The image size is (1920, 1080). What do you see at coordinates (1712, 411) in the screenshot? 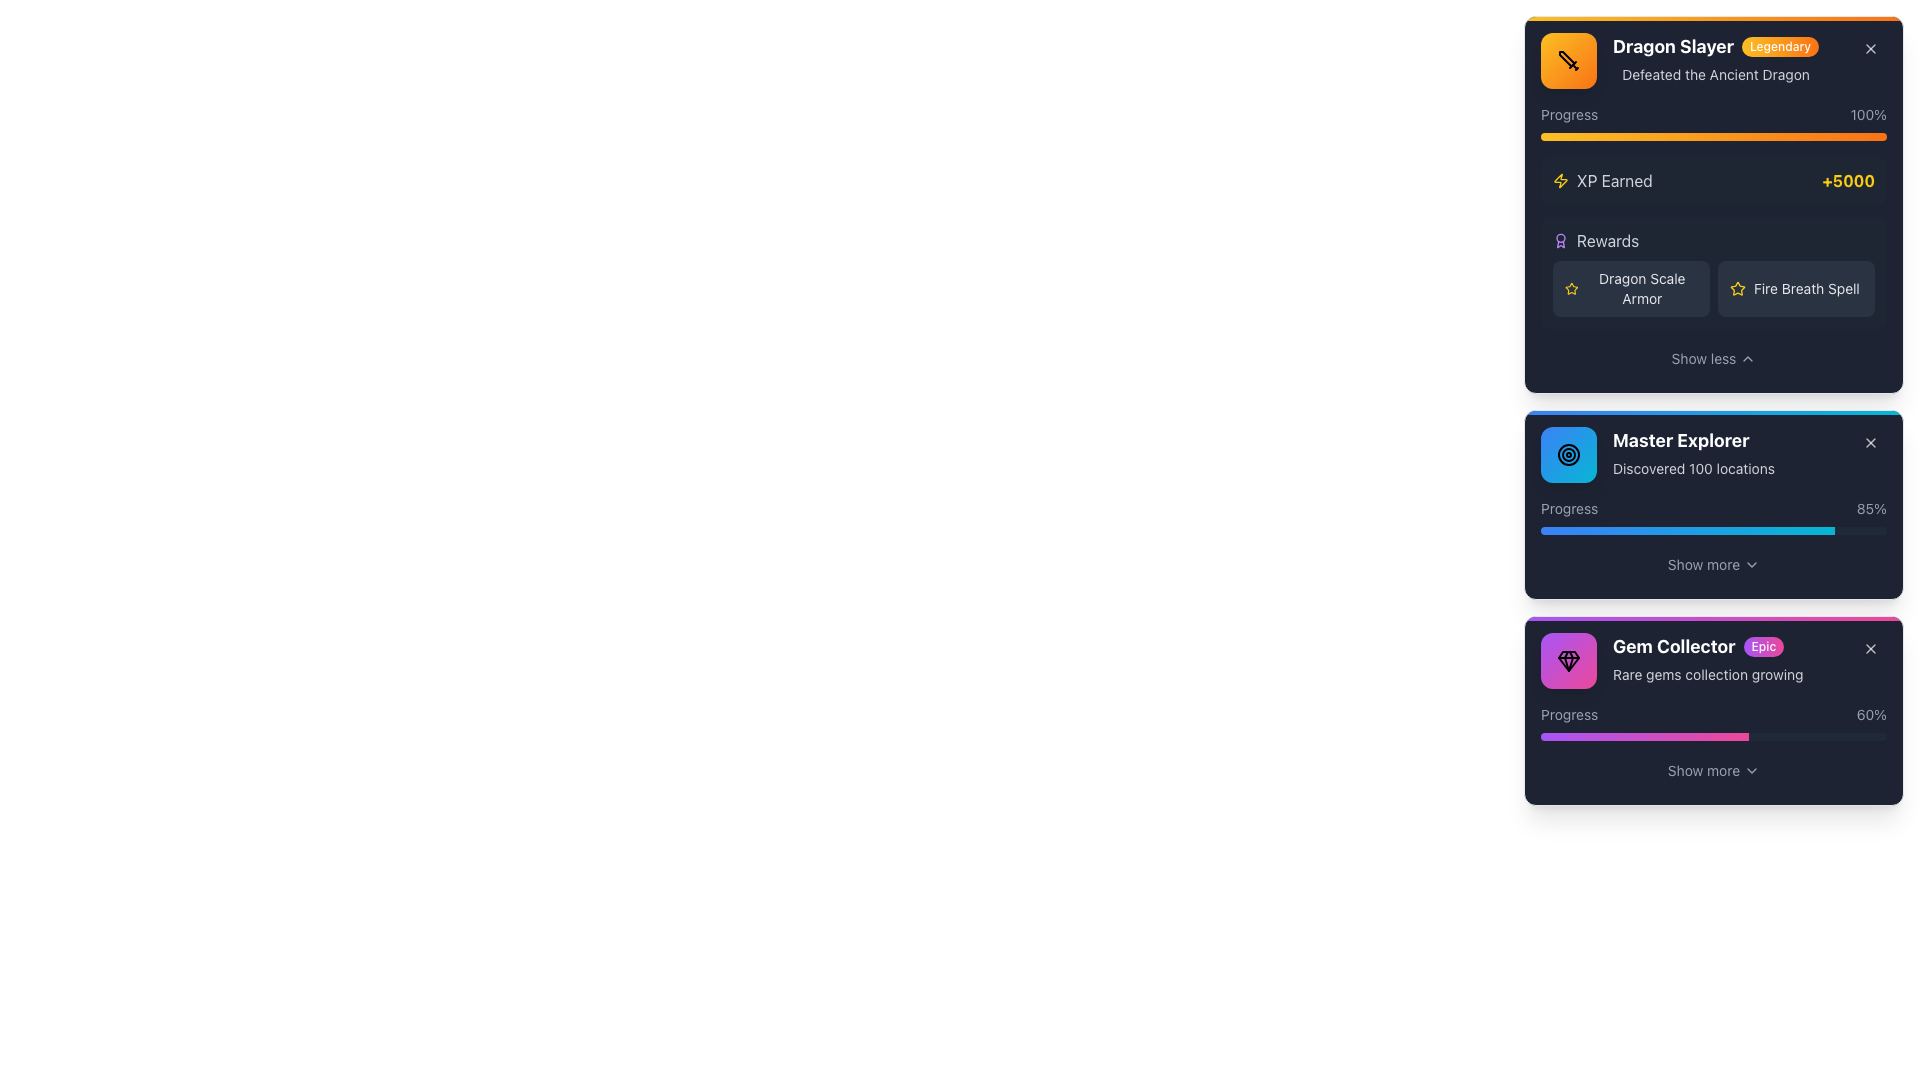
I see `the Decorative progress or header bar located at the top of the 'Master Explorer' card, which serves as a header highlight for the card's content` at bounding box center [1712, 411].